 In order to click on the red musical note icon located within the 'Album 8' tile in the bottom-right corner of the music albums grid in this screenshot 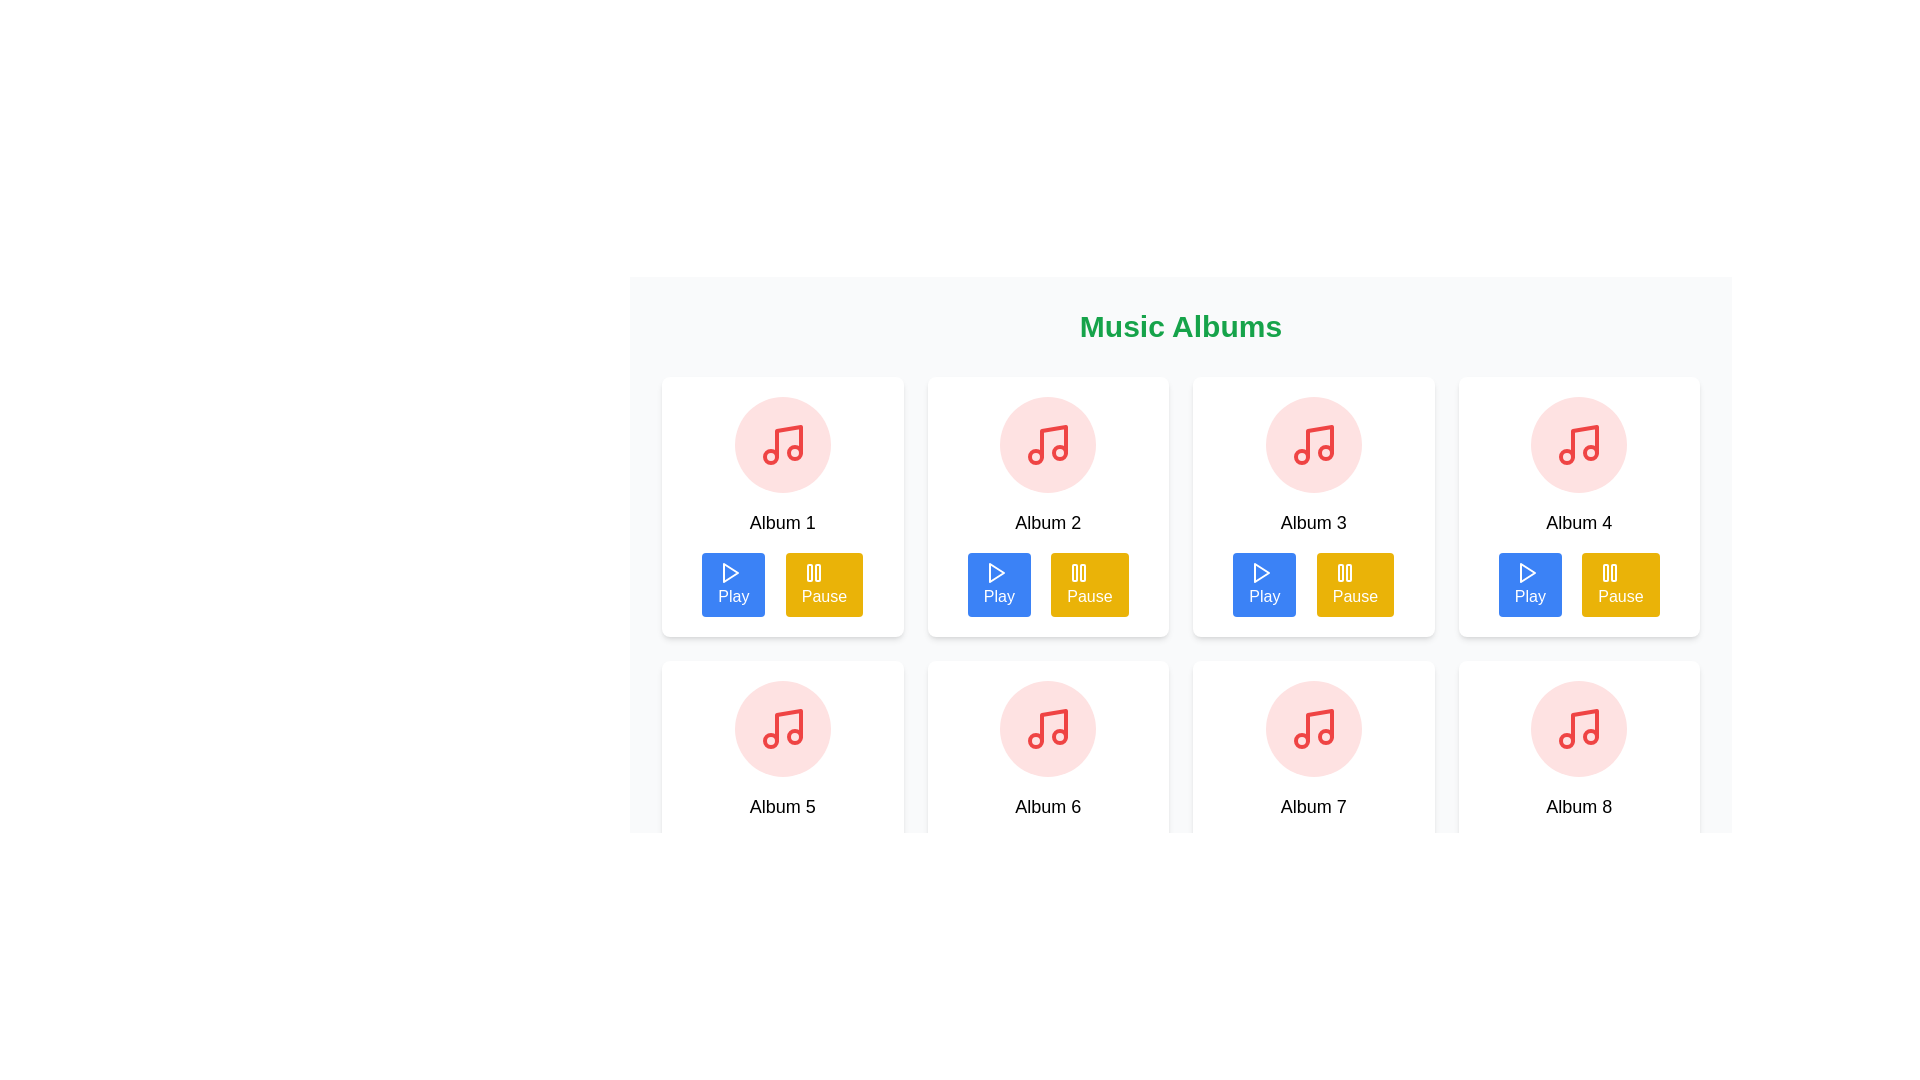, I will do `click(1578, 729)`.